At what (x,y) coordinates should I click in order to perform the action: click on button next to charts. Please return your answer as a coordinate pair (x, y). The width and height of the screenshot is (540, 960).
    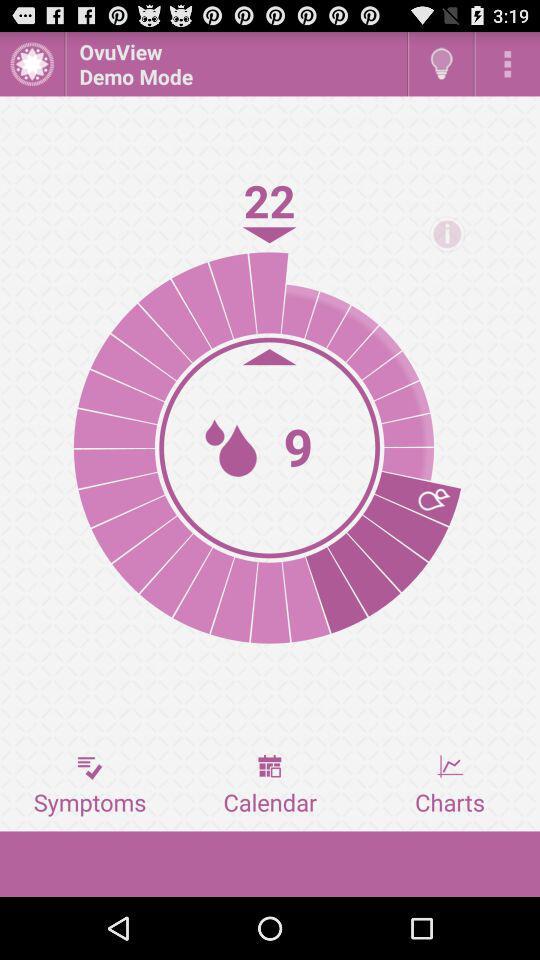
    Looking at the image, I should click on (270, 785).